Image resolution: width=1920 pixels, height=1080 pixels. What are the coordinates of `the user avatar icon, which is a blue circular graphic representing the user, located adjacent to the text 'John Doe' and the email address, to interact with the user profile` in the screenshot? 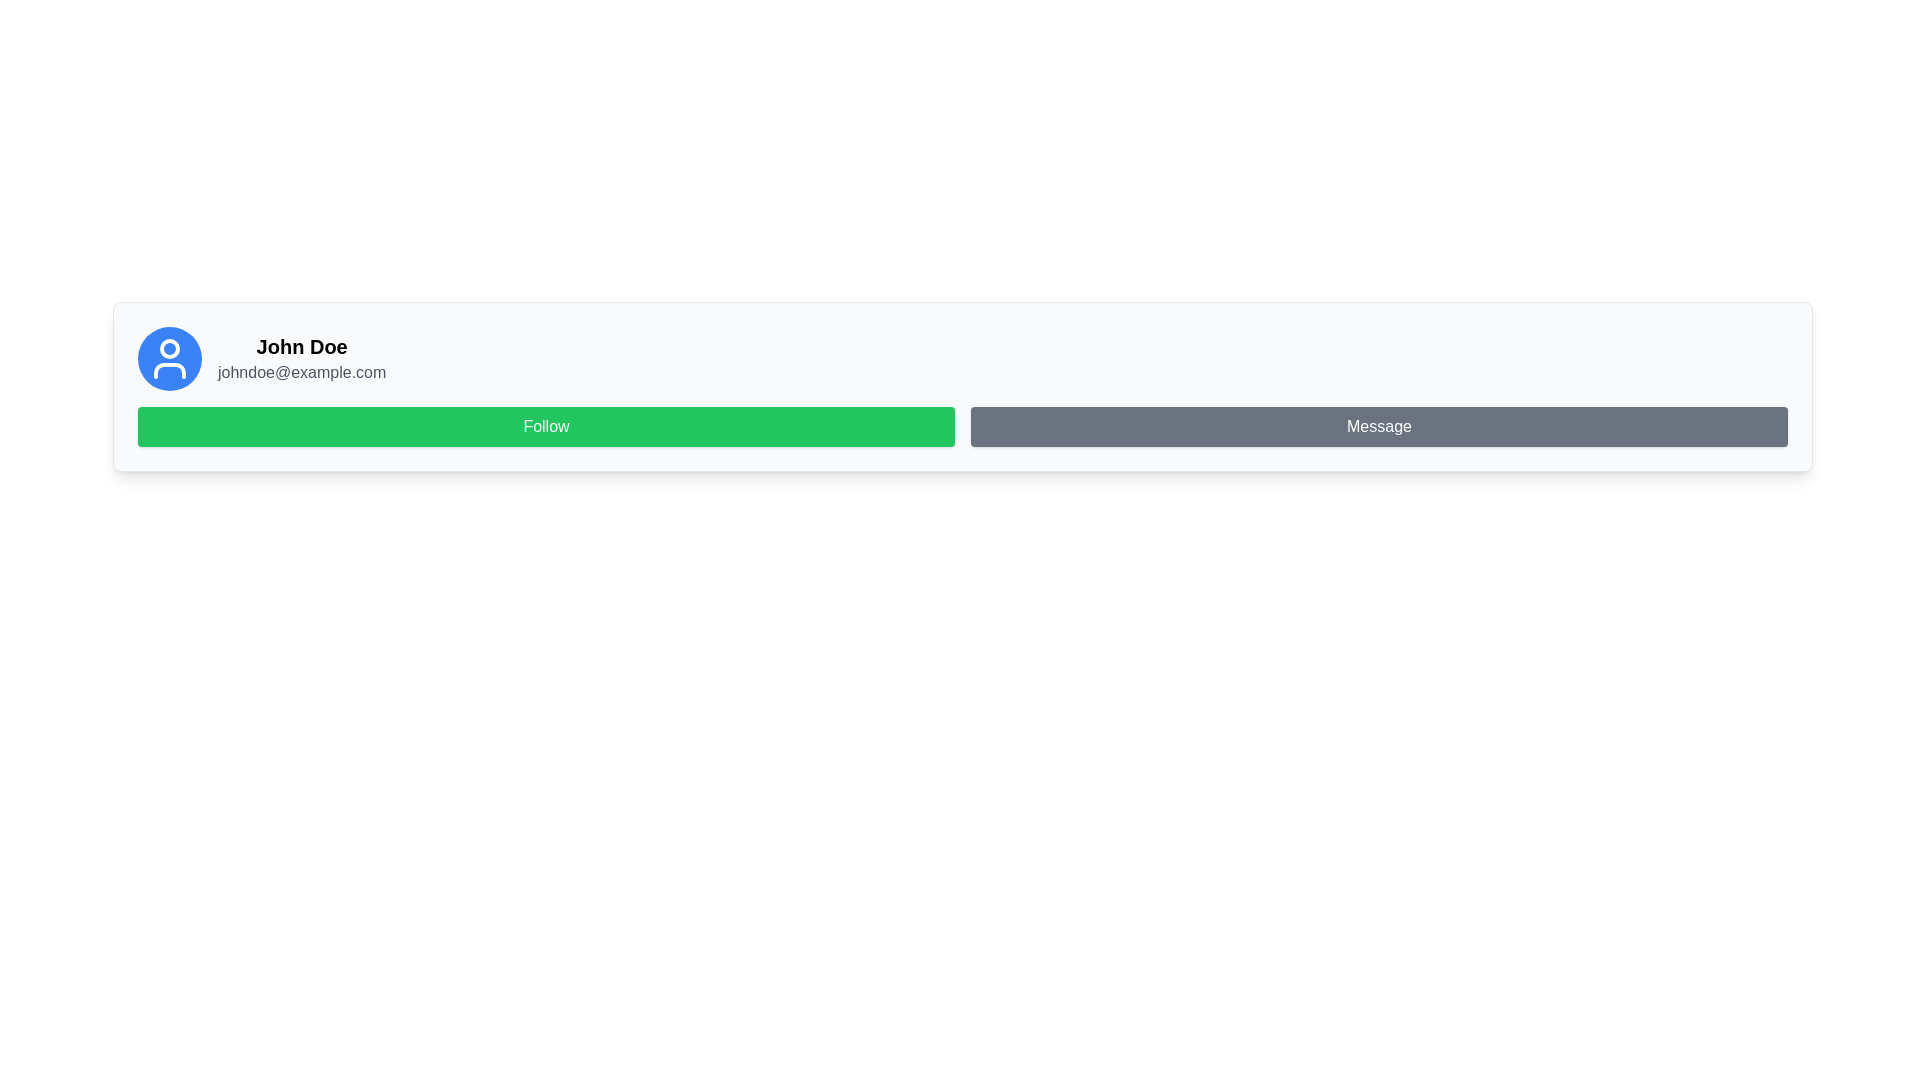 It's located at (169, 357).